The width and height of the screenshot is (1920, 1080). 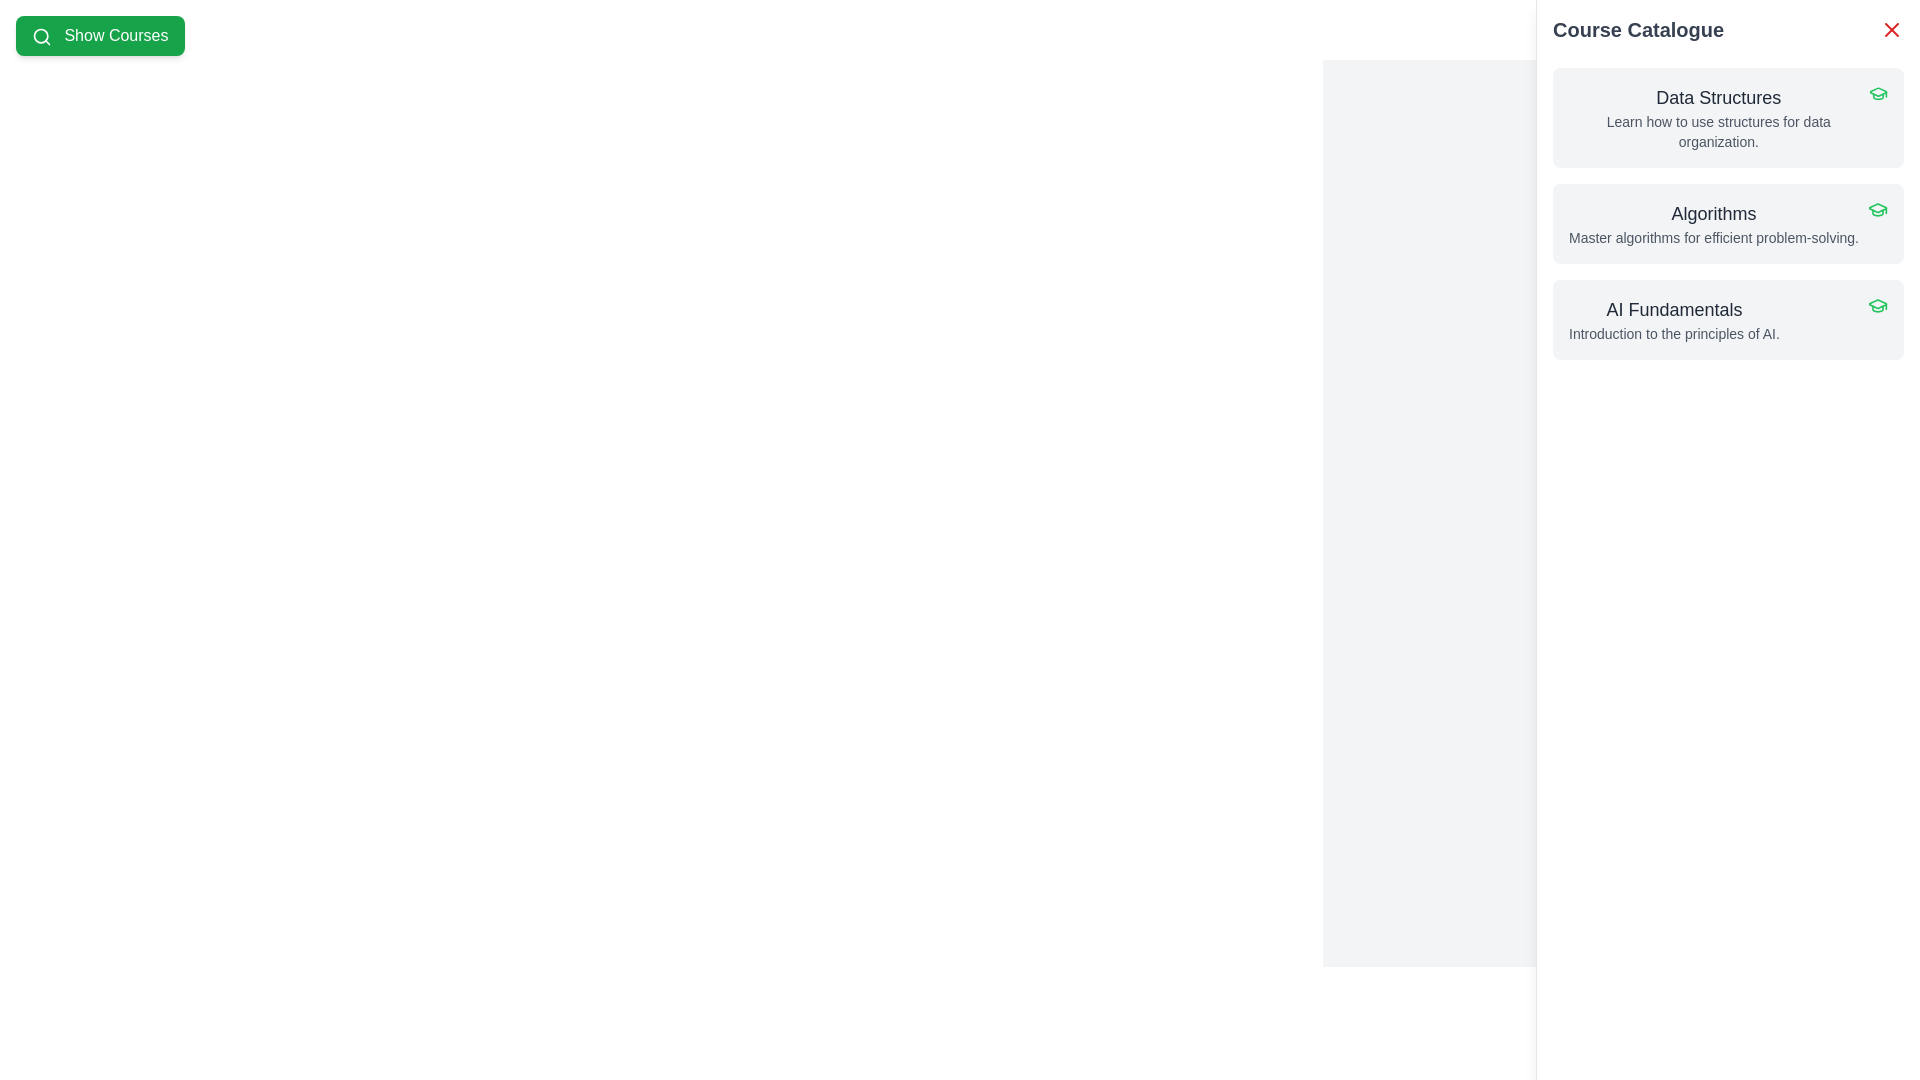 I want to click on the search icon located to the left of the 'Show Courses' button, which indicates the search functionality, so click(x=42, y=35).